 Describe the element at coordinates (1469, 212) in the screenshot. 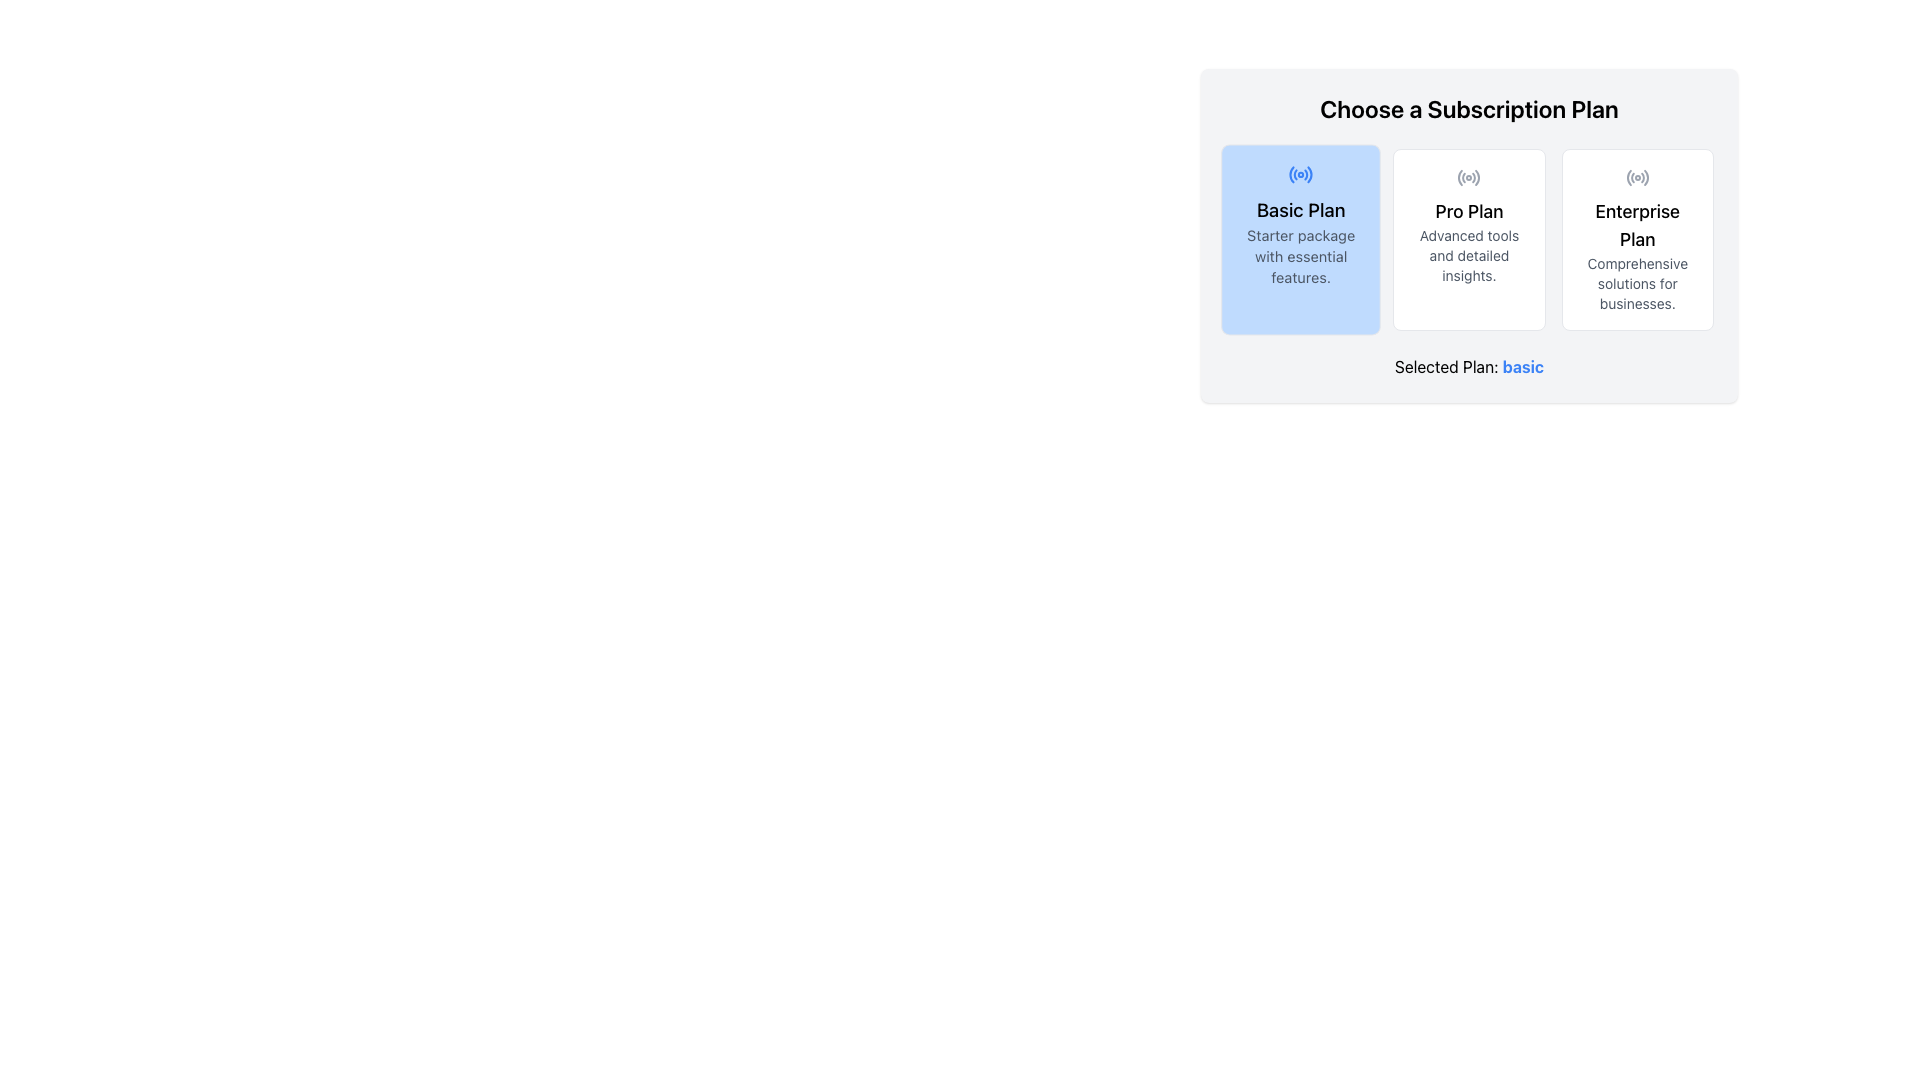

I see `the text element displaying 'Pro Plan', which is prominently styled in bold black font and located at the top-center of its card` at that location.